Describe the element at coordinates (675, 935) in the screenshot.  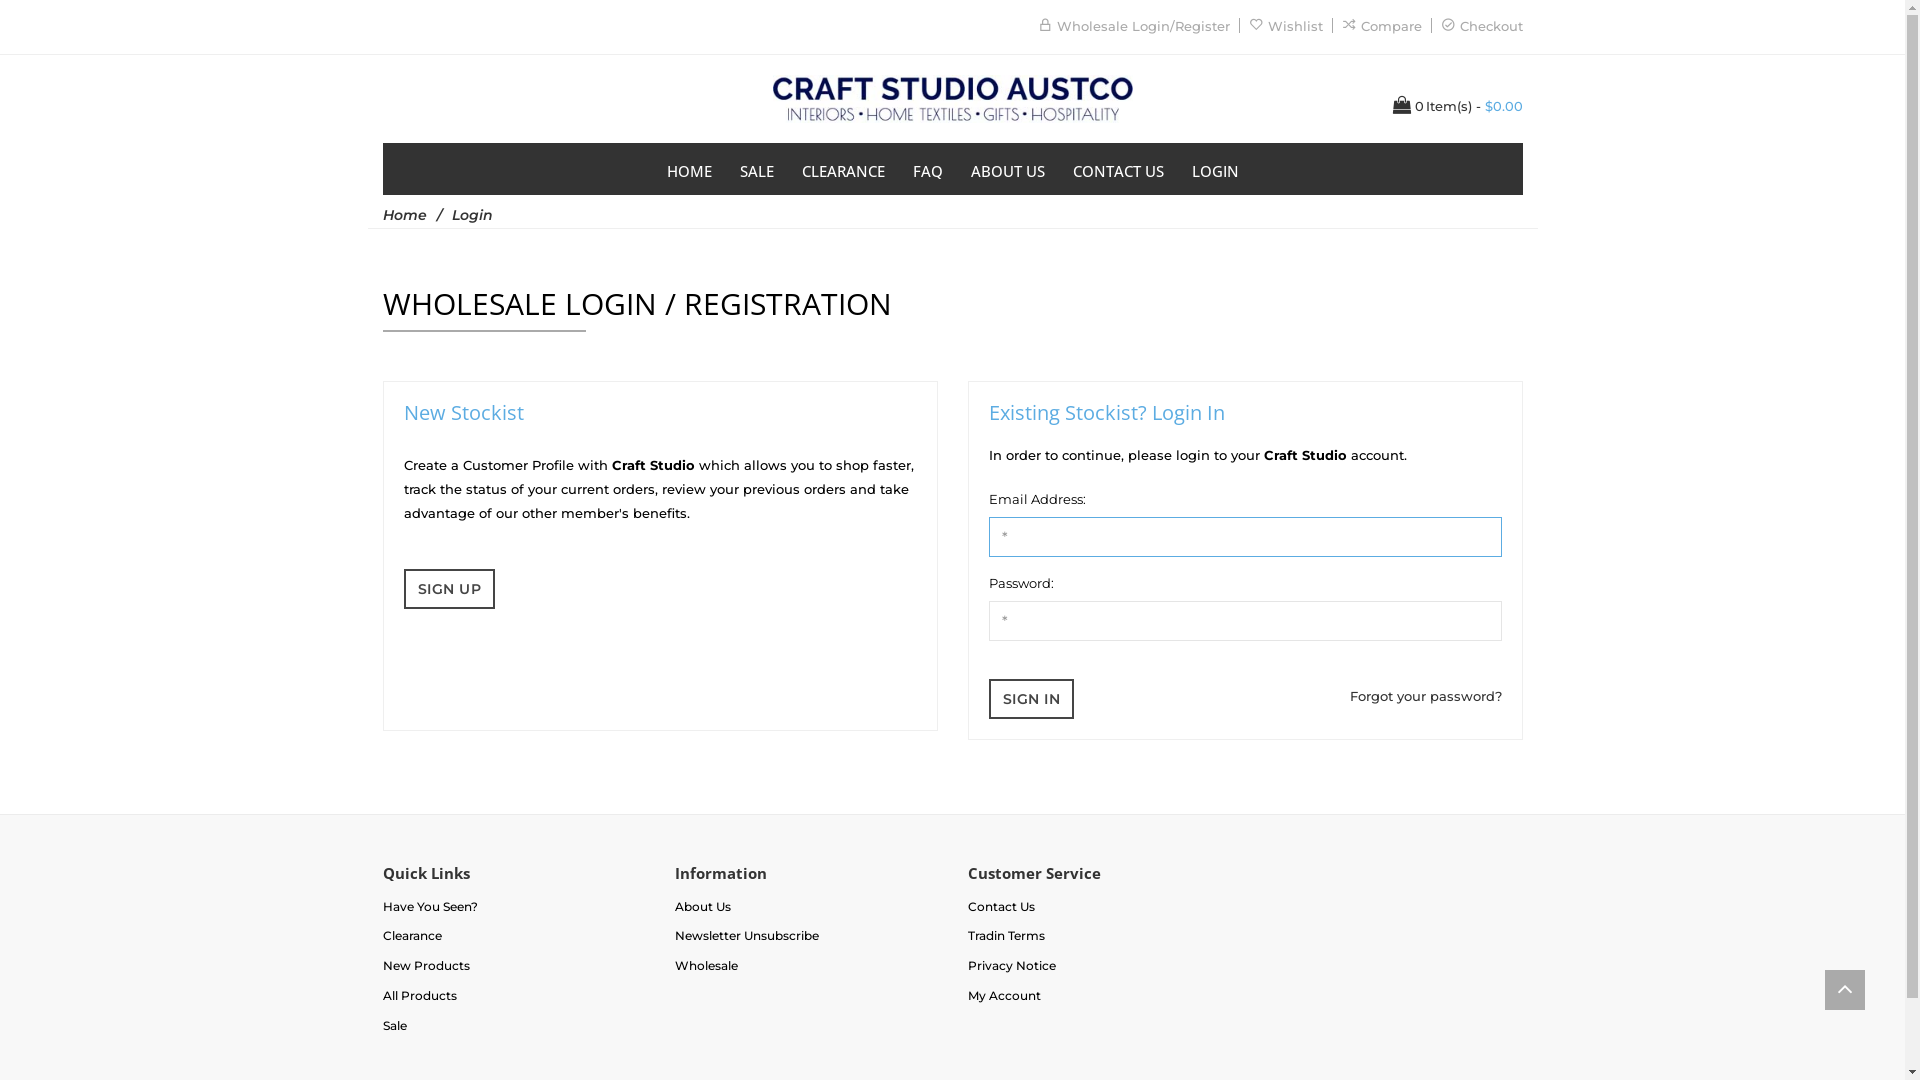
I see `'Newsletter Unsubscribe'` at that location.